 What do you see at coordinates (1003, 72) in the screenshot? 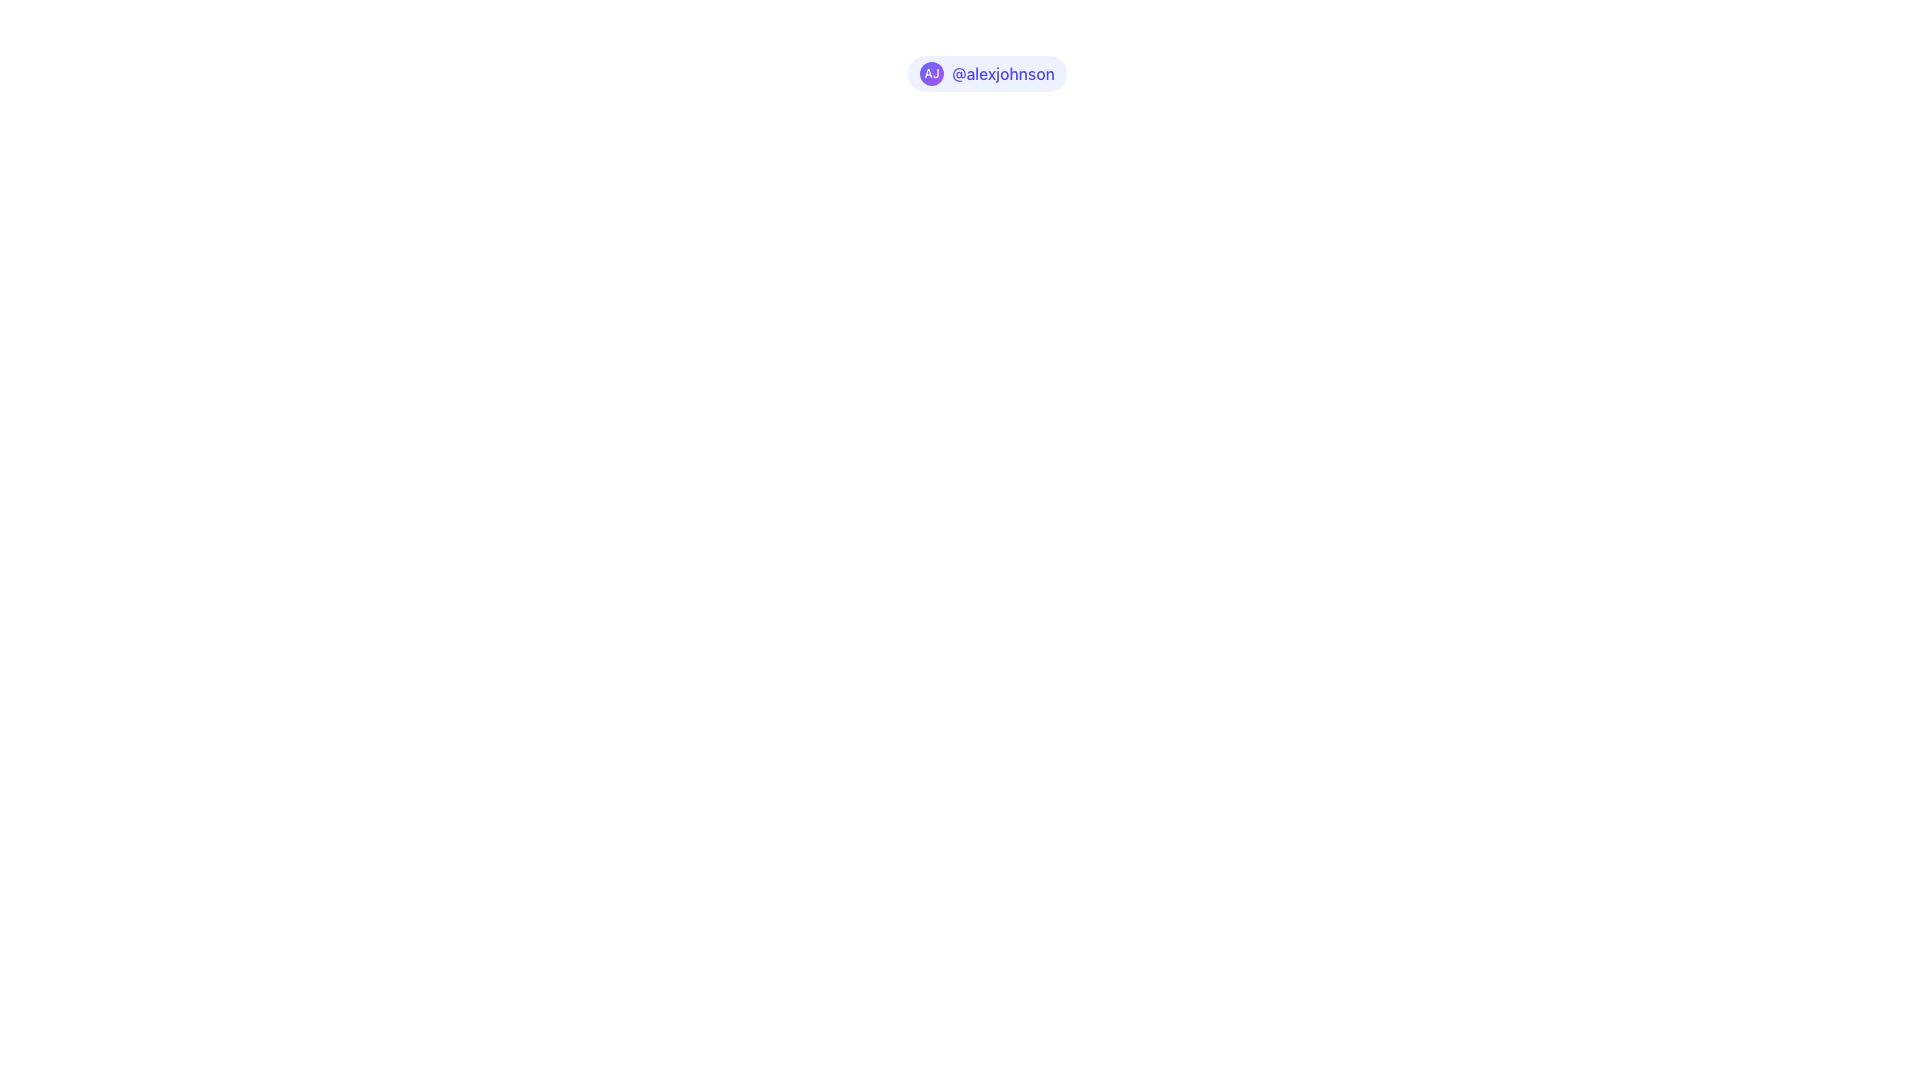
I see `the text label displaying the handle '@alexjohnson' styled in indigo, positioned to the far right of a circle with initials 'AJ'` at bounding box center [1003, 72].